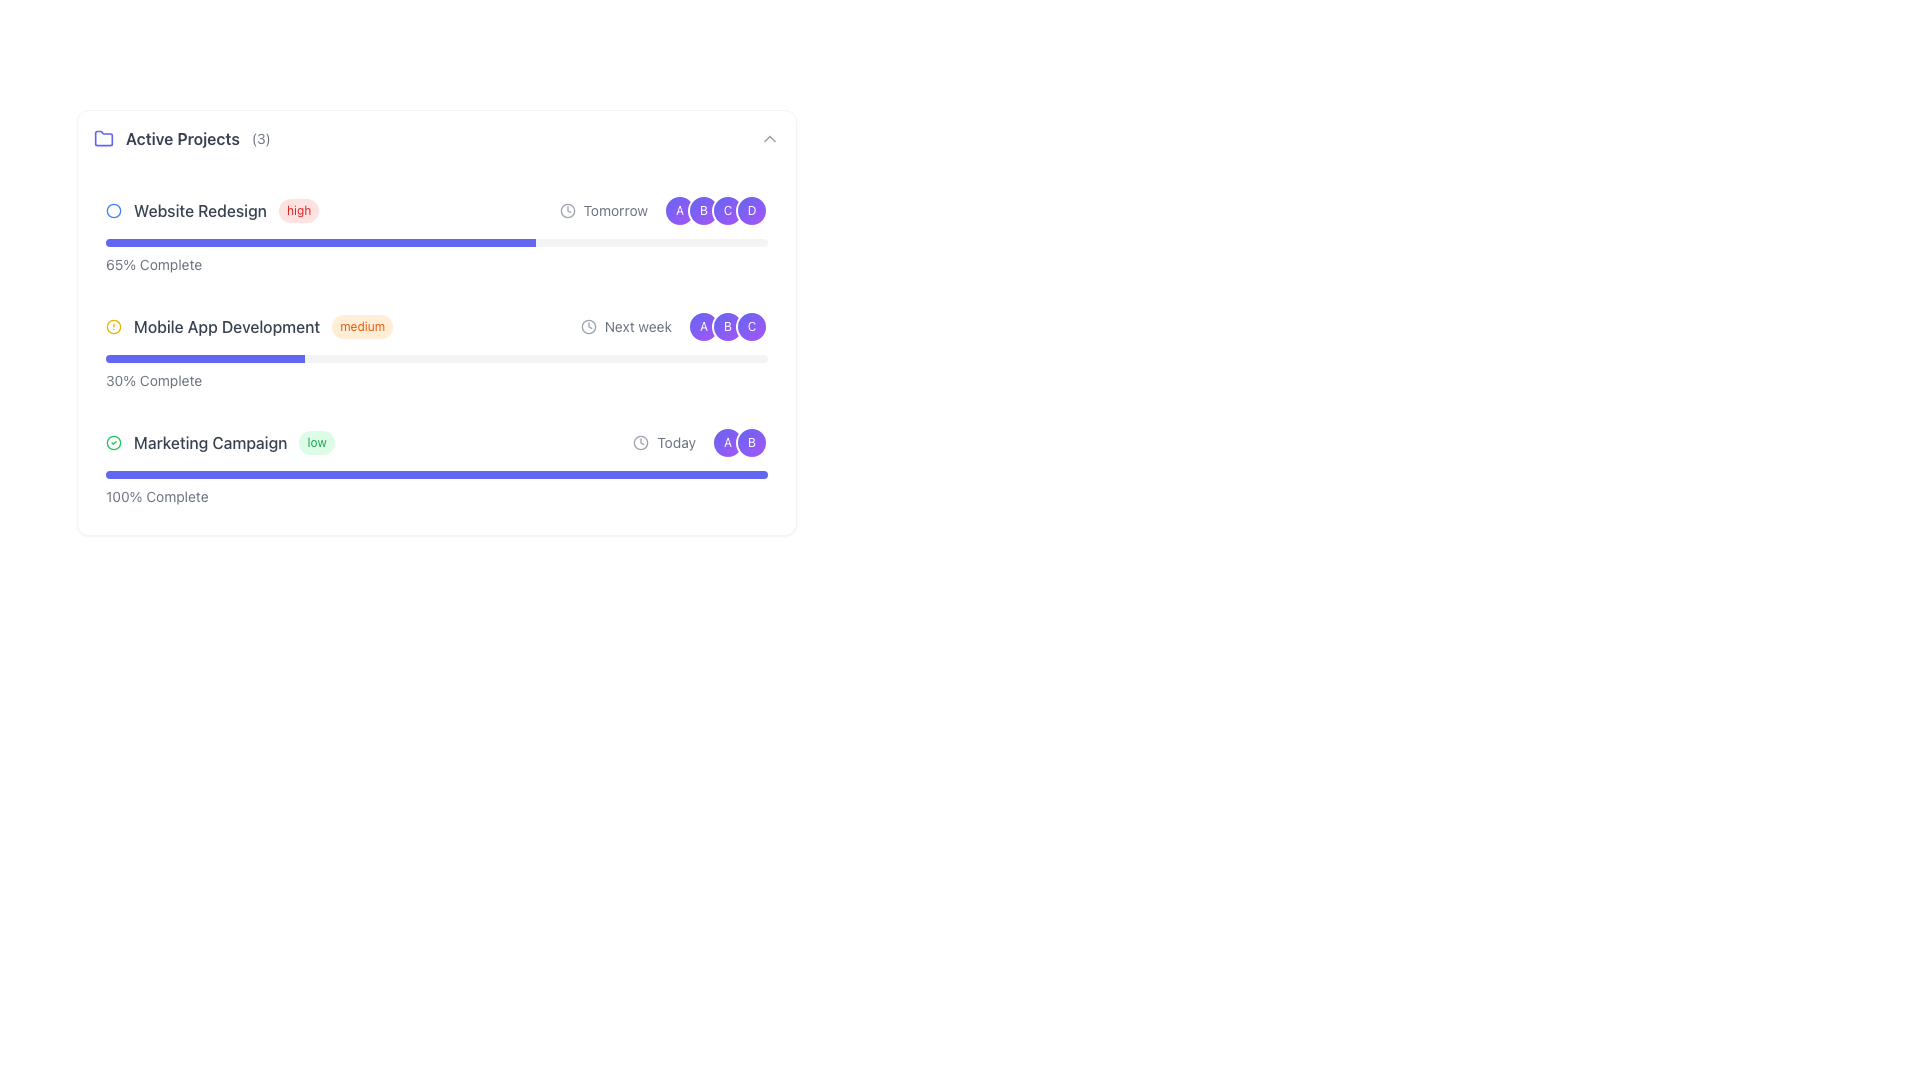 This screenshot has height=1080, width=1920. I want to click on the fully filled blue progress bar located below the 'Marketing Campaign' section, indicating '100% Complete', so click(435, 474).